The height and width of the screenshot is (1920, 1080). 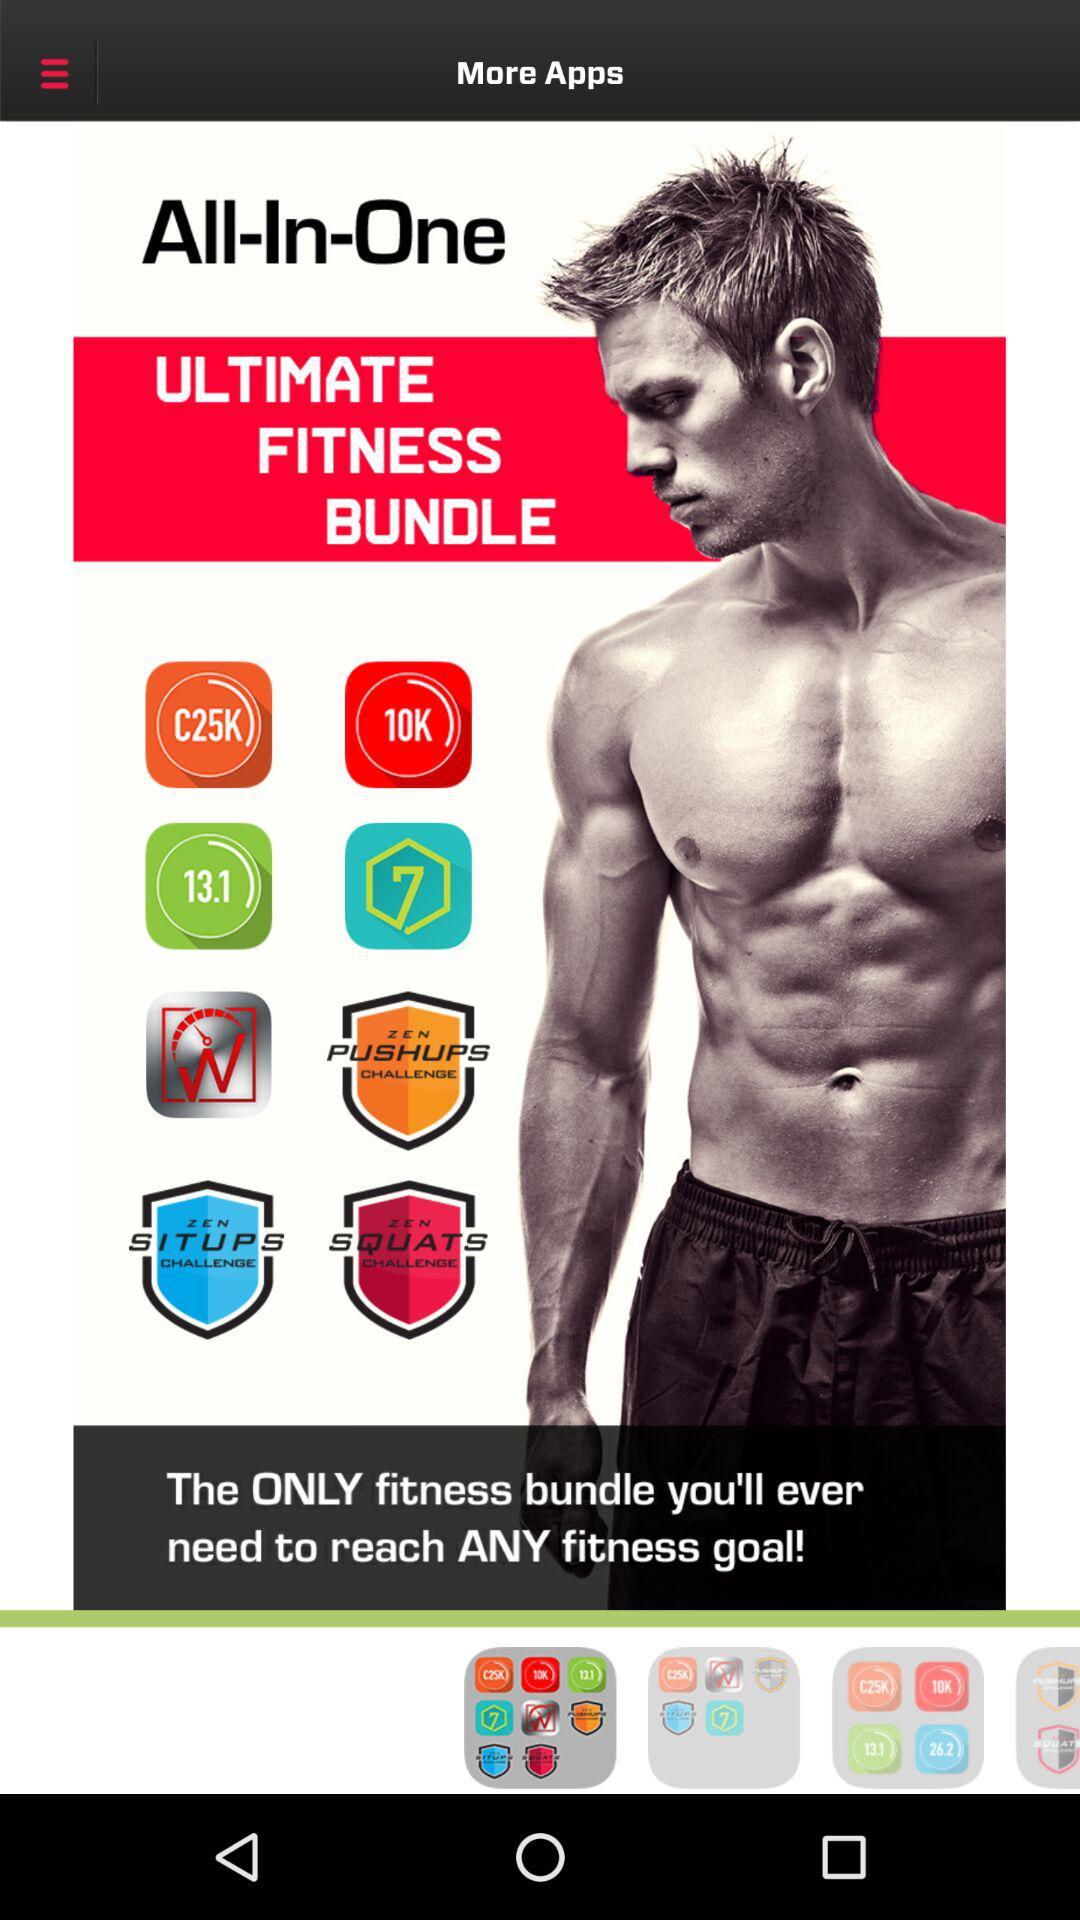 I want to click on open workout plan, so click(x=407, y=885).